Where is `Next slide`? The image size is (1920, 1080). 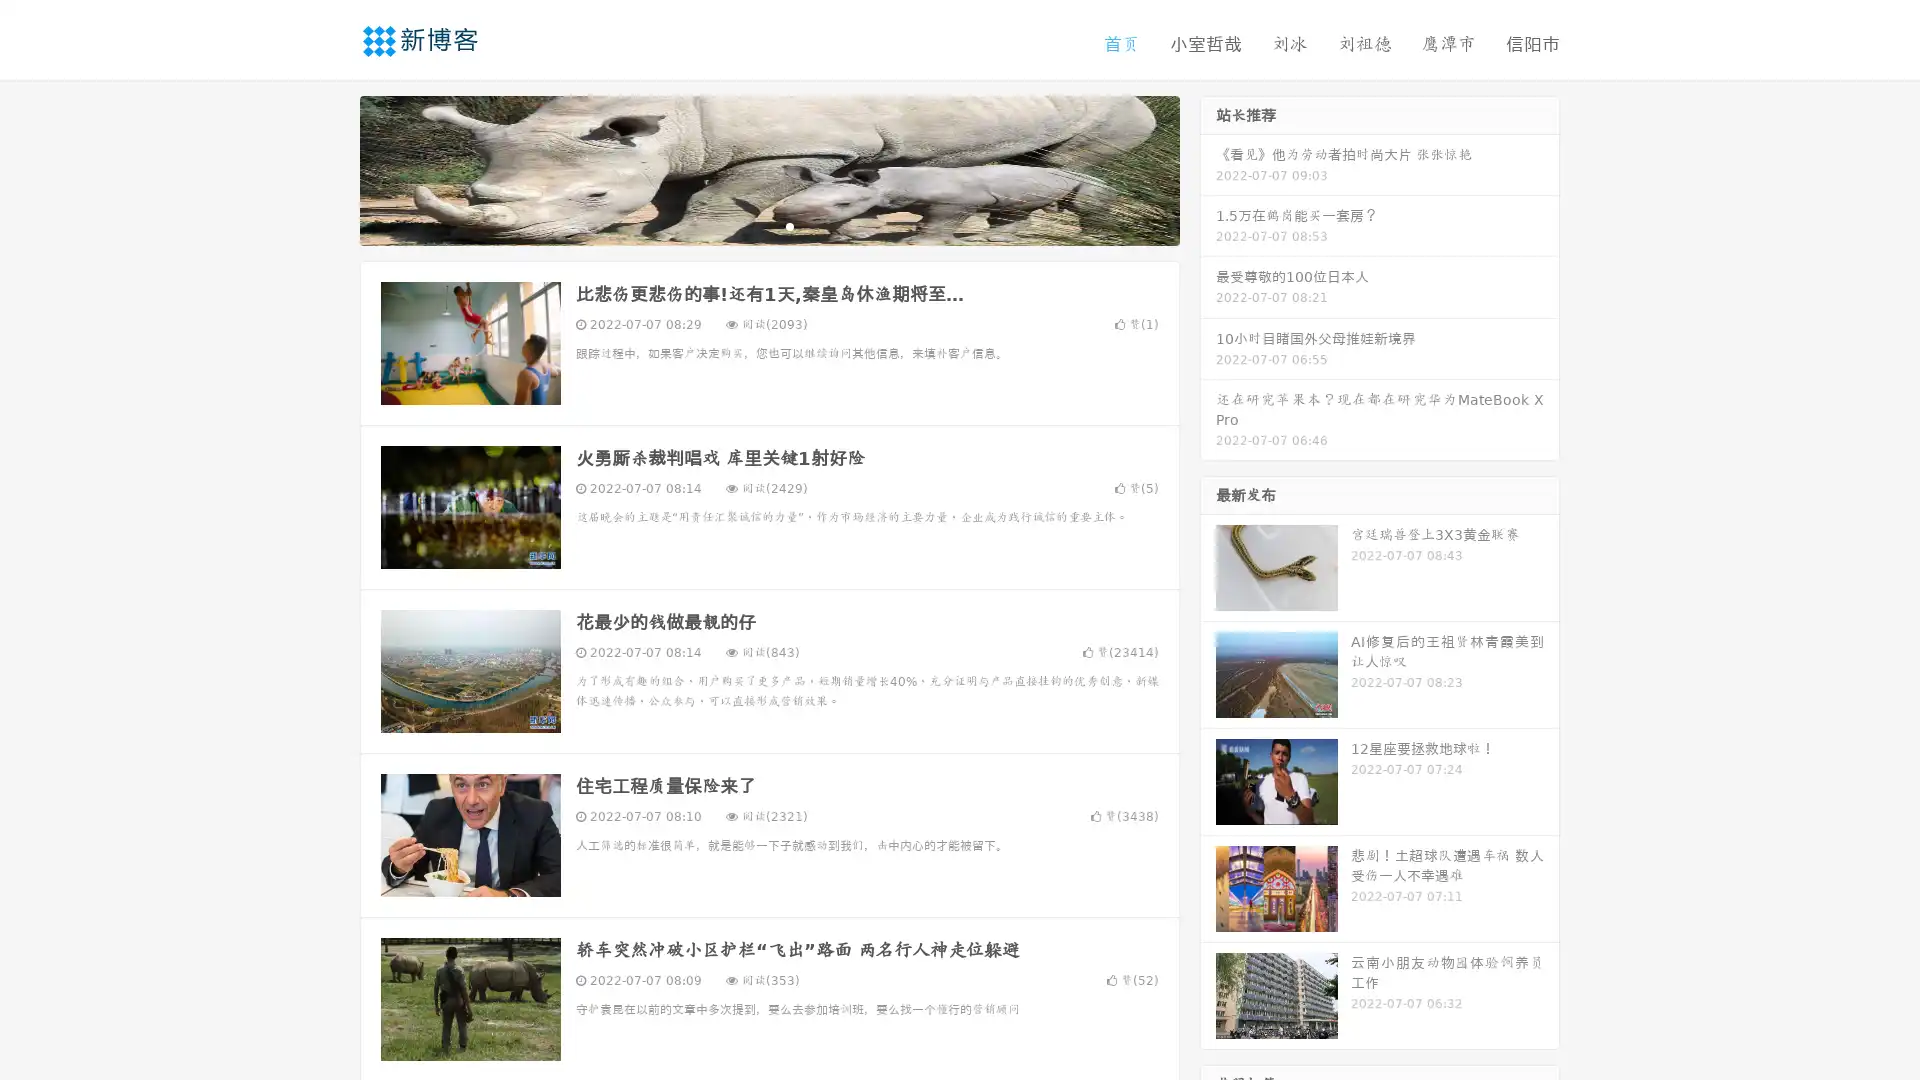 Next slide is located at coordinates (1208, 168).